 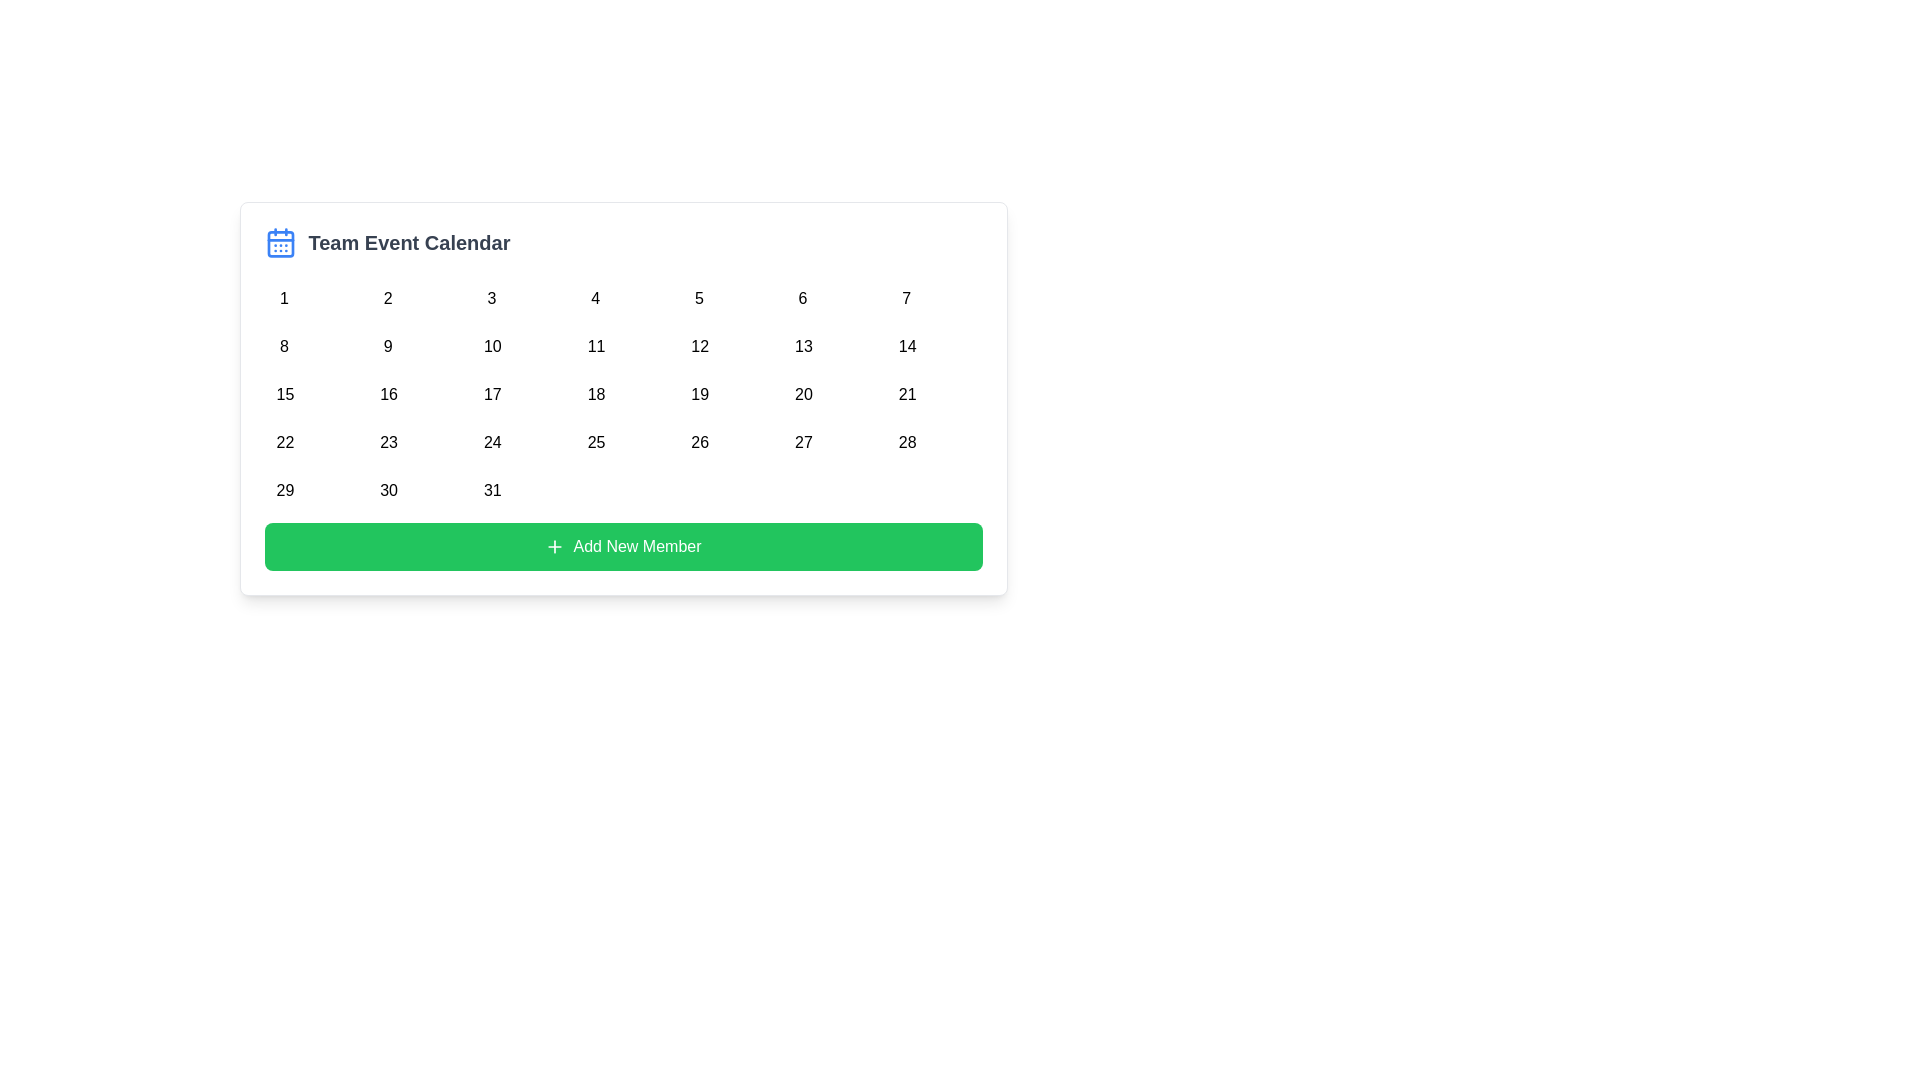 I want to click on the clickable date button displaying '28' located in the last row, fourth column of a 7-column grid, so click(x=905, y=438).